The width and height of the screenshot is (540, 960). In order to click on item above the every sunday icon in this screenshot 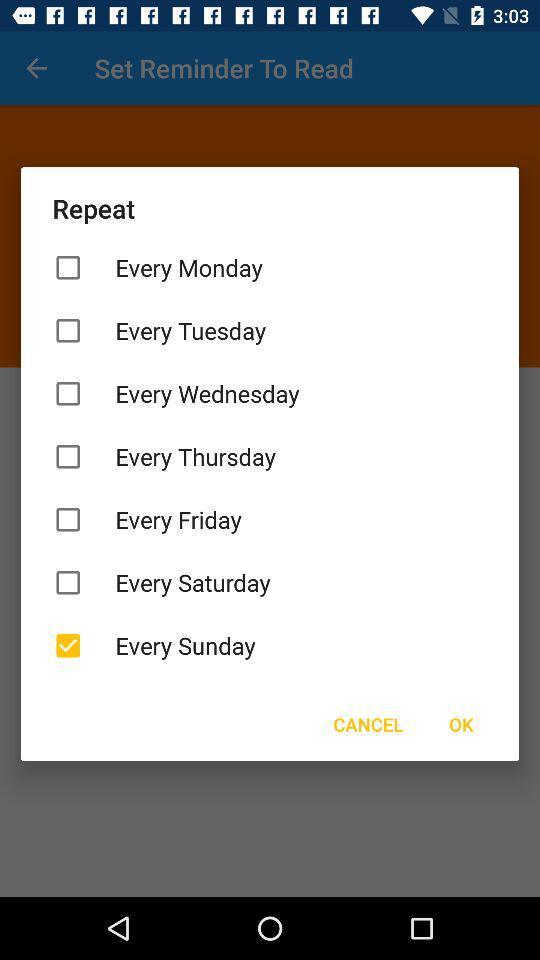, I will do `click(270, 582)`.